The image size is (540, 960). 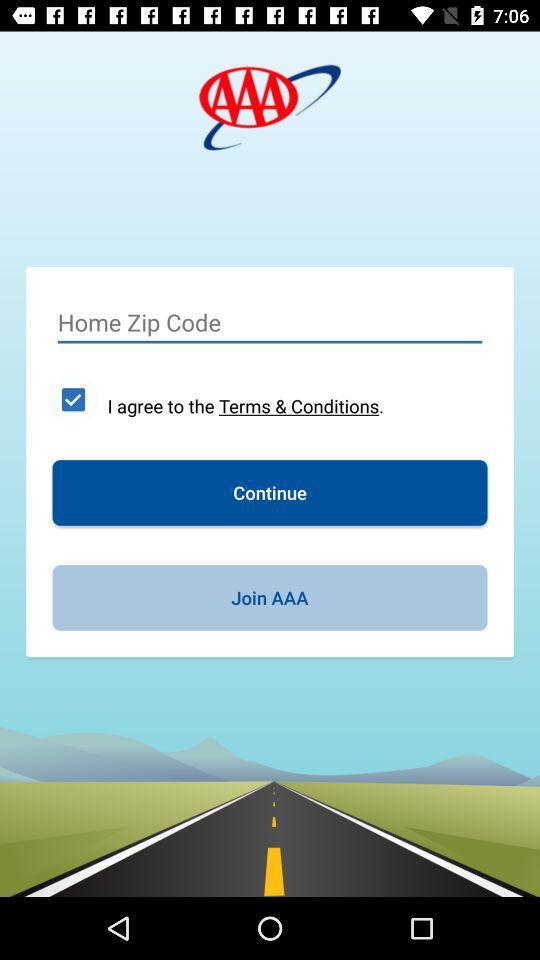 I want to click on icon on the left, so click(x=72, y=398).